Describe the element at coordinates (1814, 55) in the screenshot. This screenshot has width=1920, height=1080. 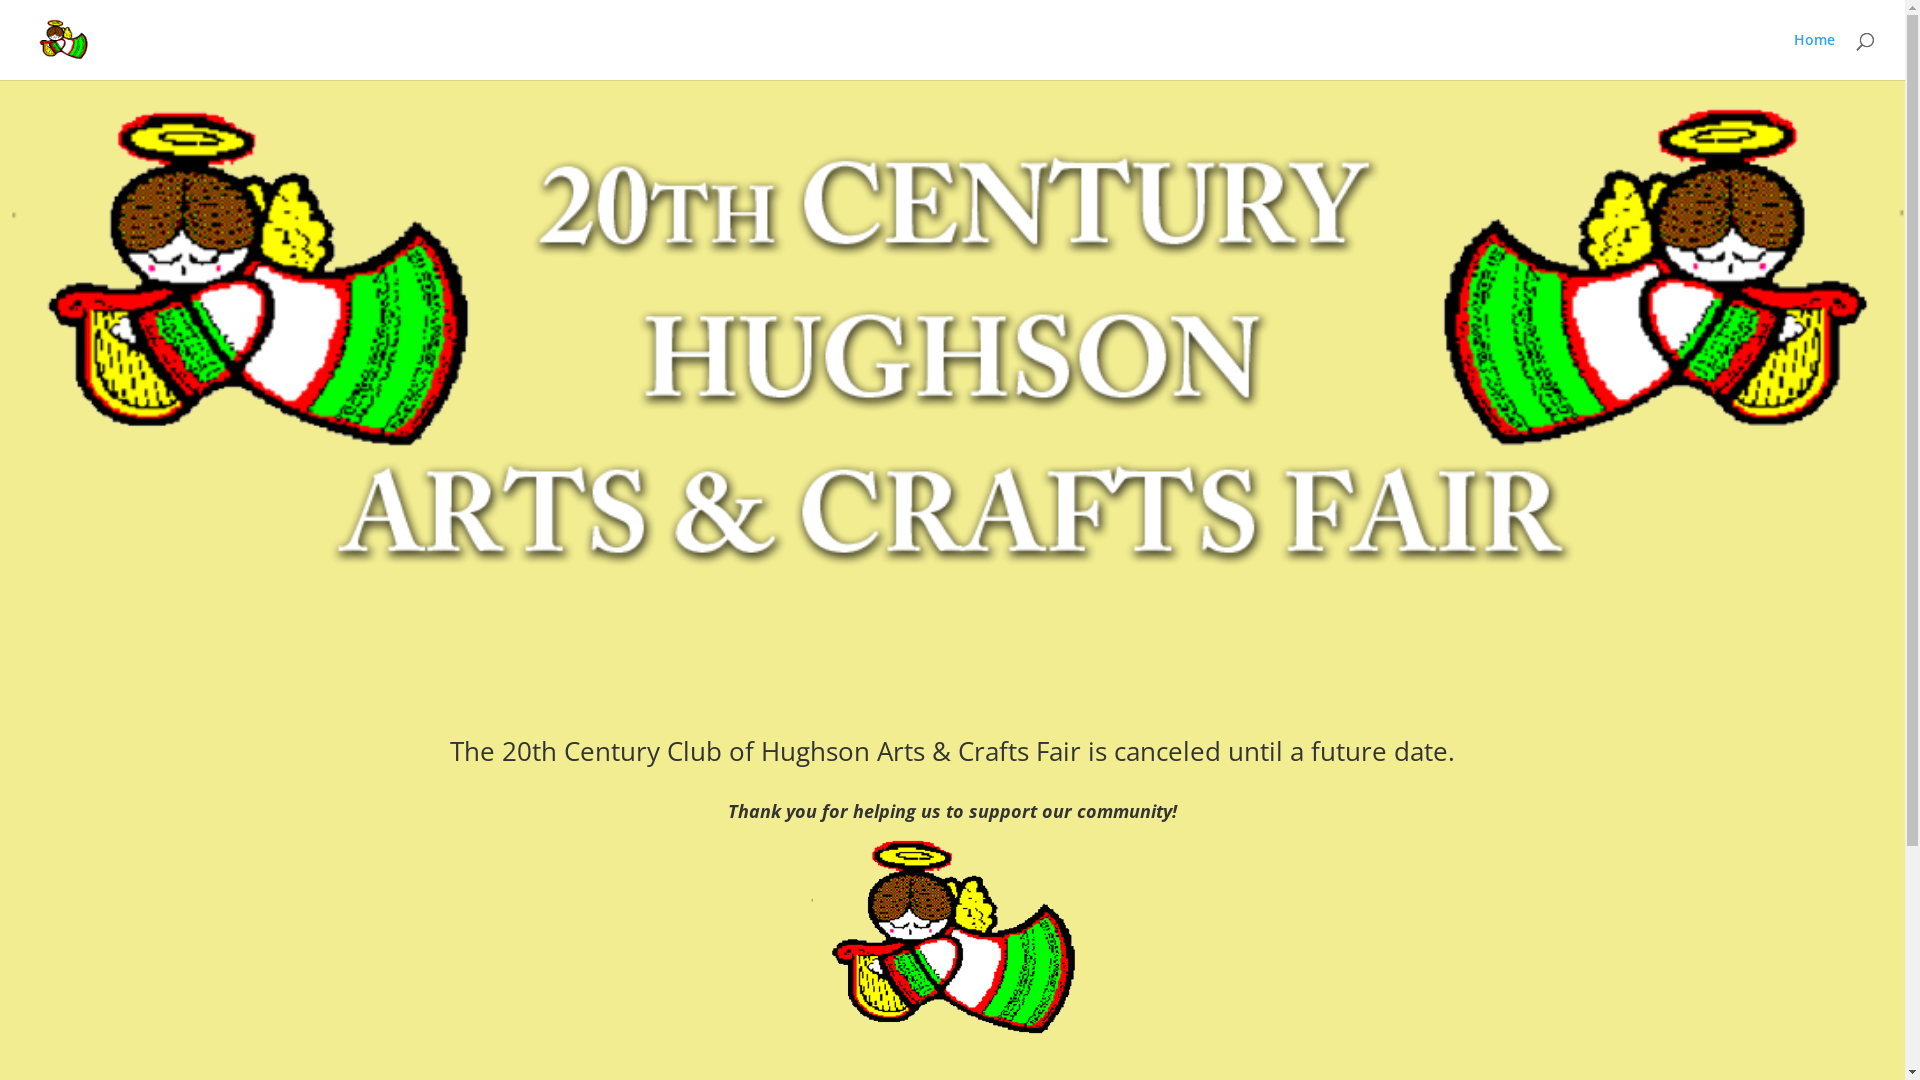
I see `'Home'` at that location.